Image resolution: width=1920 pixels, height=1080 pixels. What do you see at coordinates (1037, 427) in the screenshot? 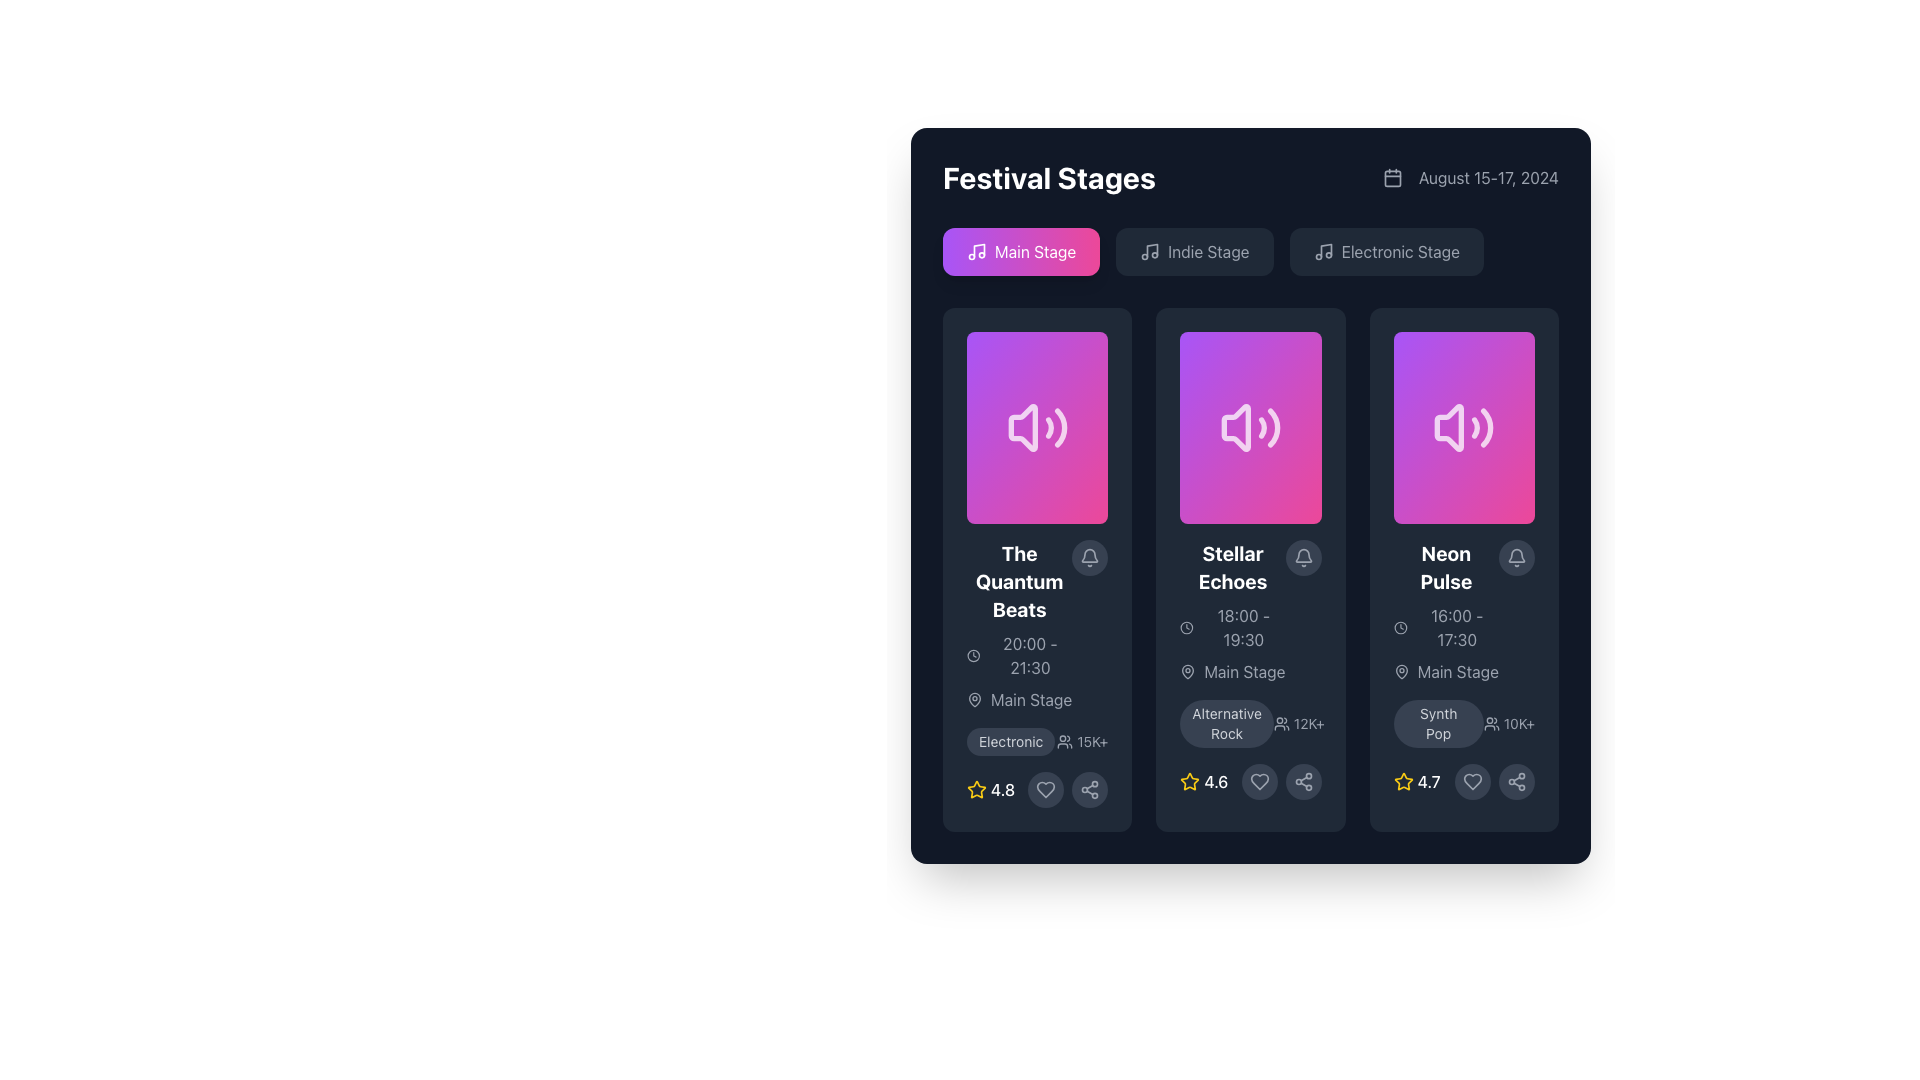
I see `the loudspeaker icon with sound waves, featuring a pink and purple gradient background, located centrally within 'The Quantum Beats' card` at bounding box center [1037, 427].